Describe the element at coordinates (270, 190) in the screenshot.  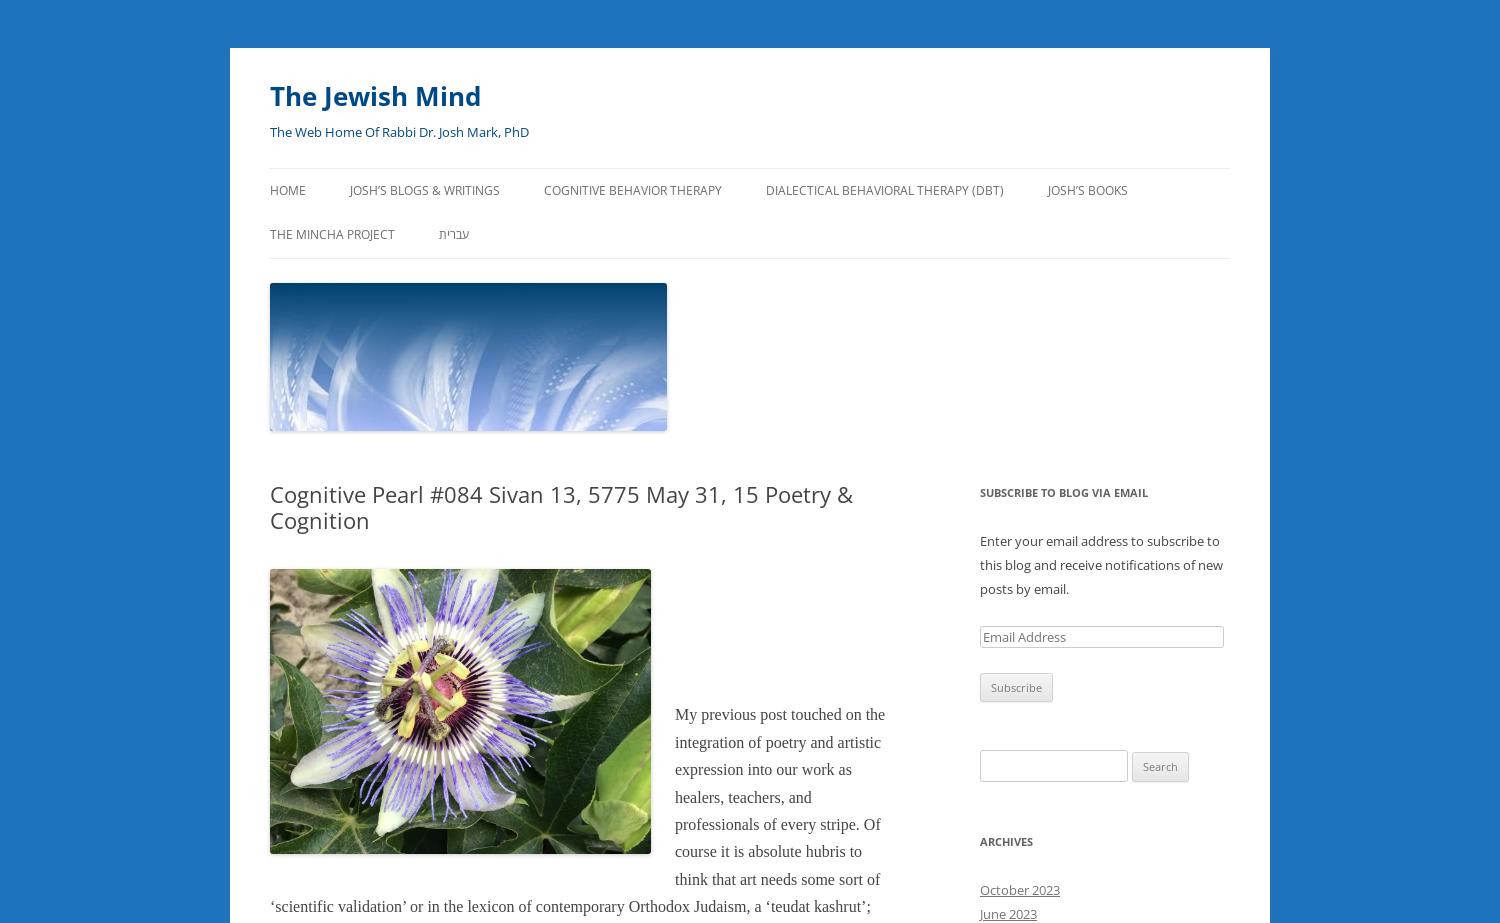
I see `'Home'` at that location.